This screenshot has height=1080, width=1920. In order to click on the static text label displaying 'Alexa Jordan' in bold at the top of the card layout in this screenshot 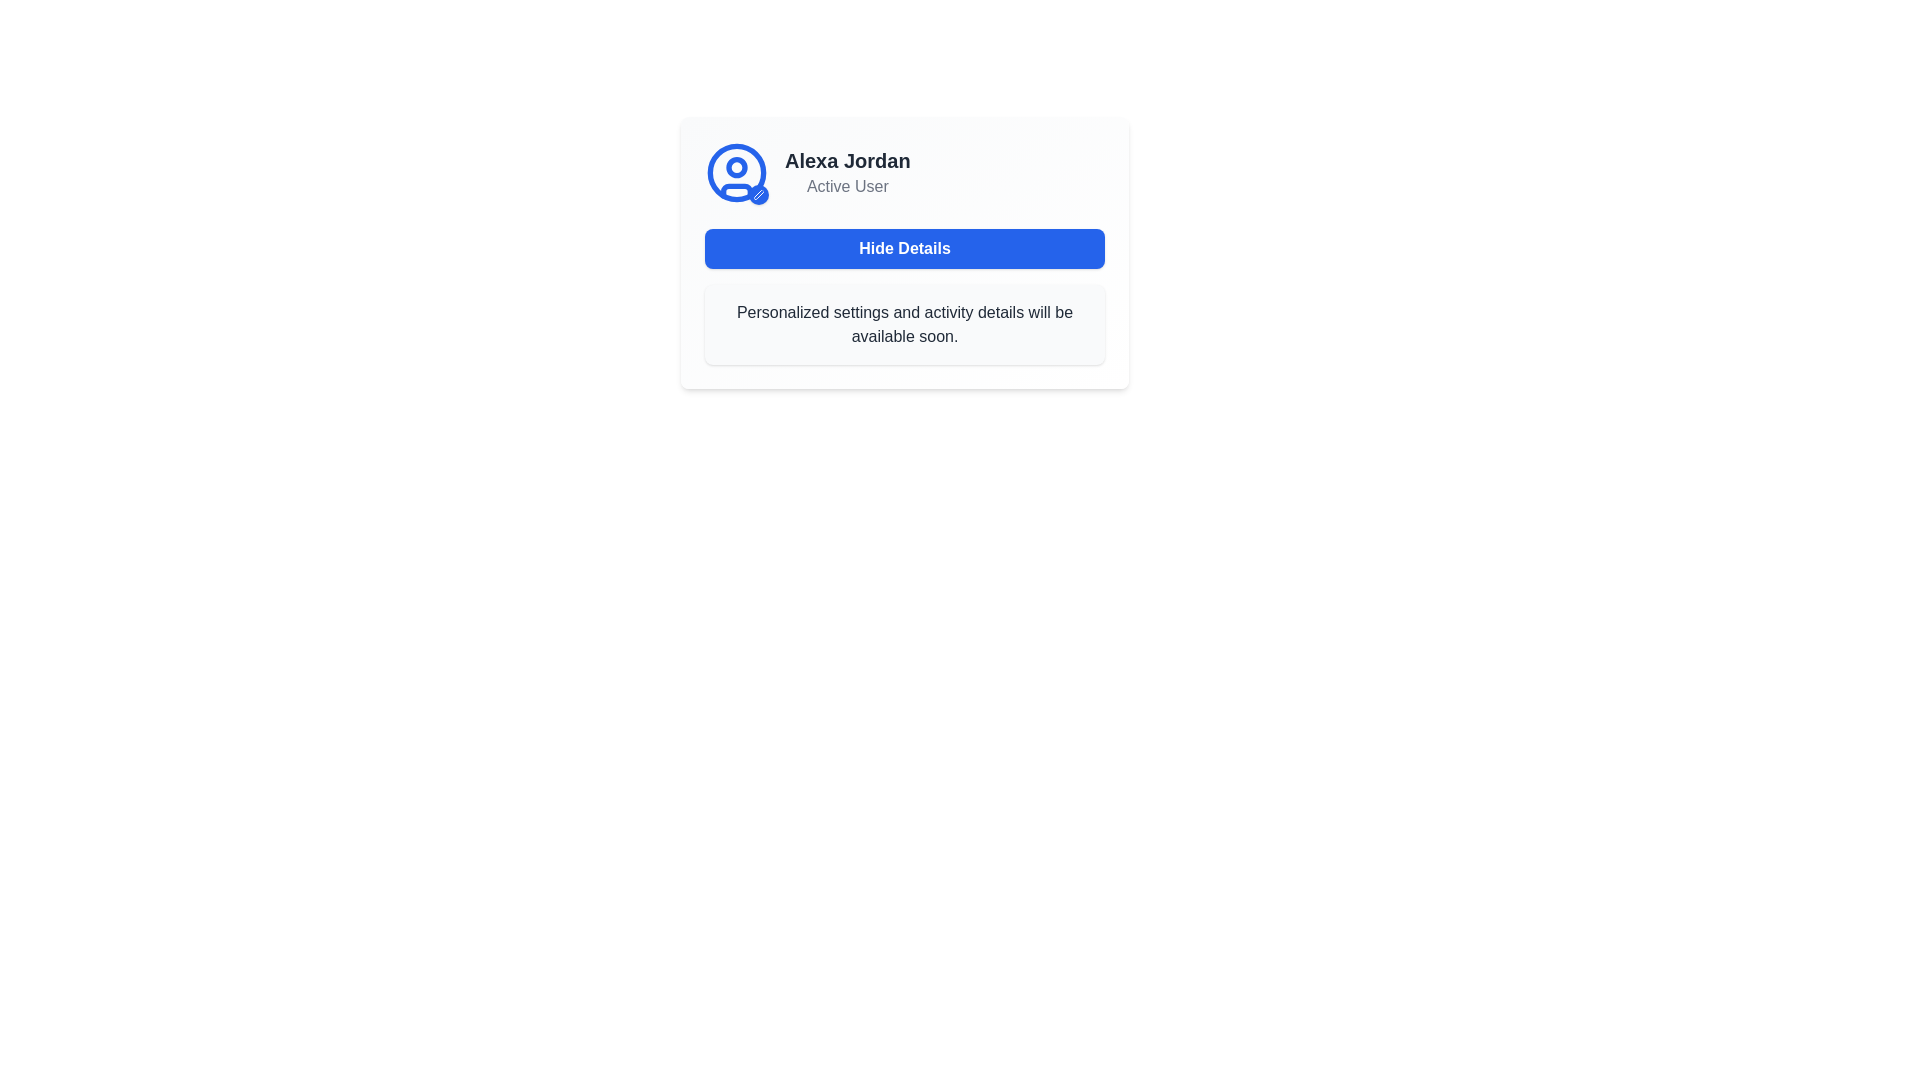, I will do `click(847, 160)`.